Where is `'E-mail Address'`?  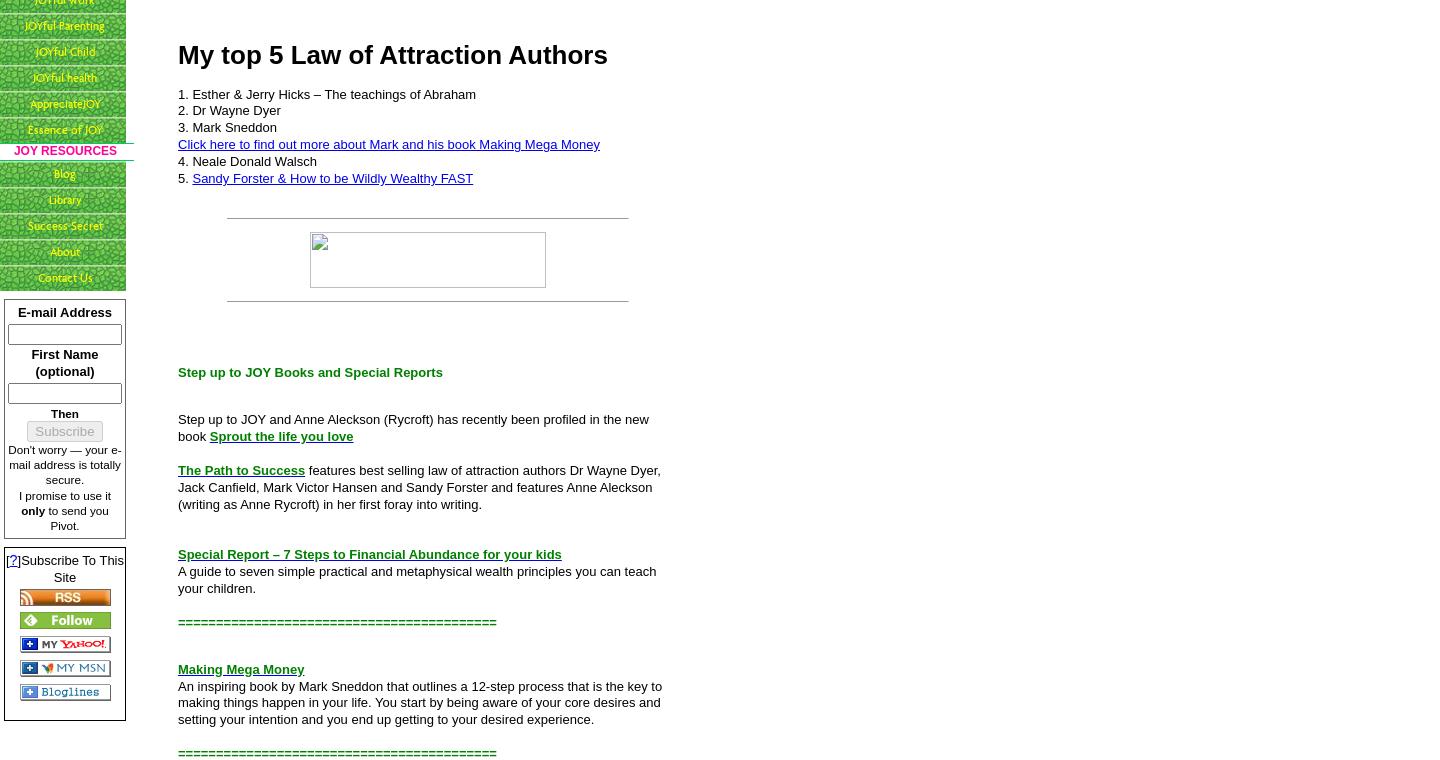
'E-mail Address' is located at coordinates (64, 312).